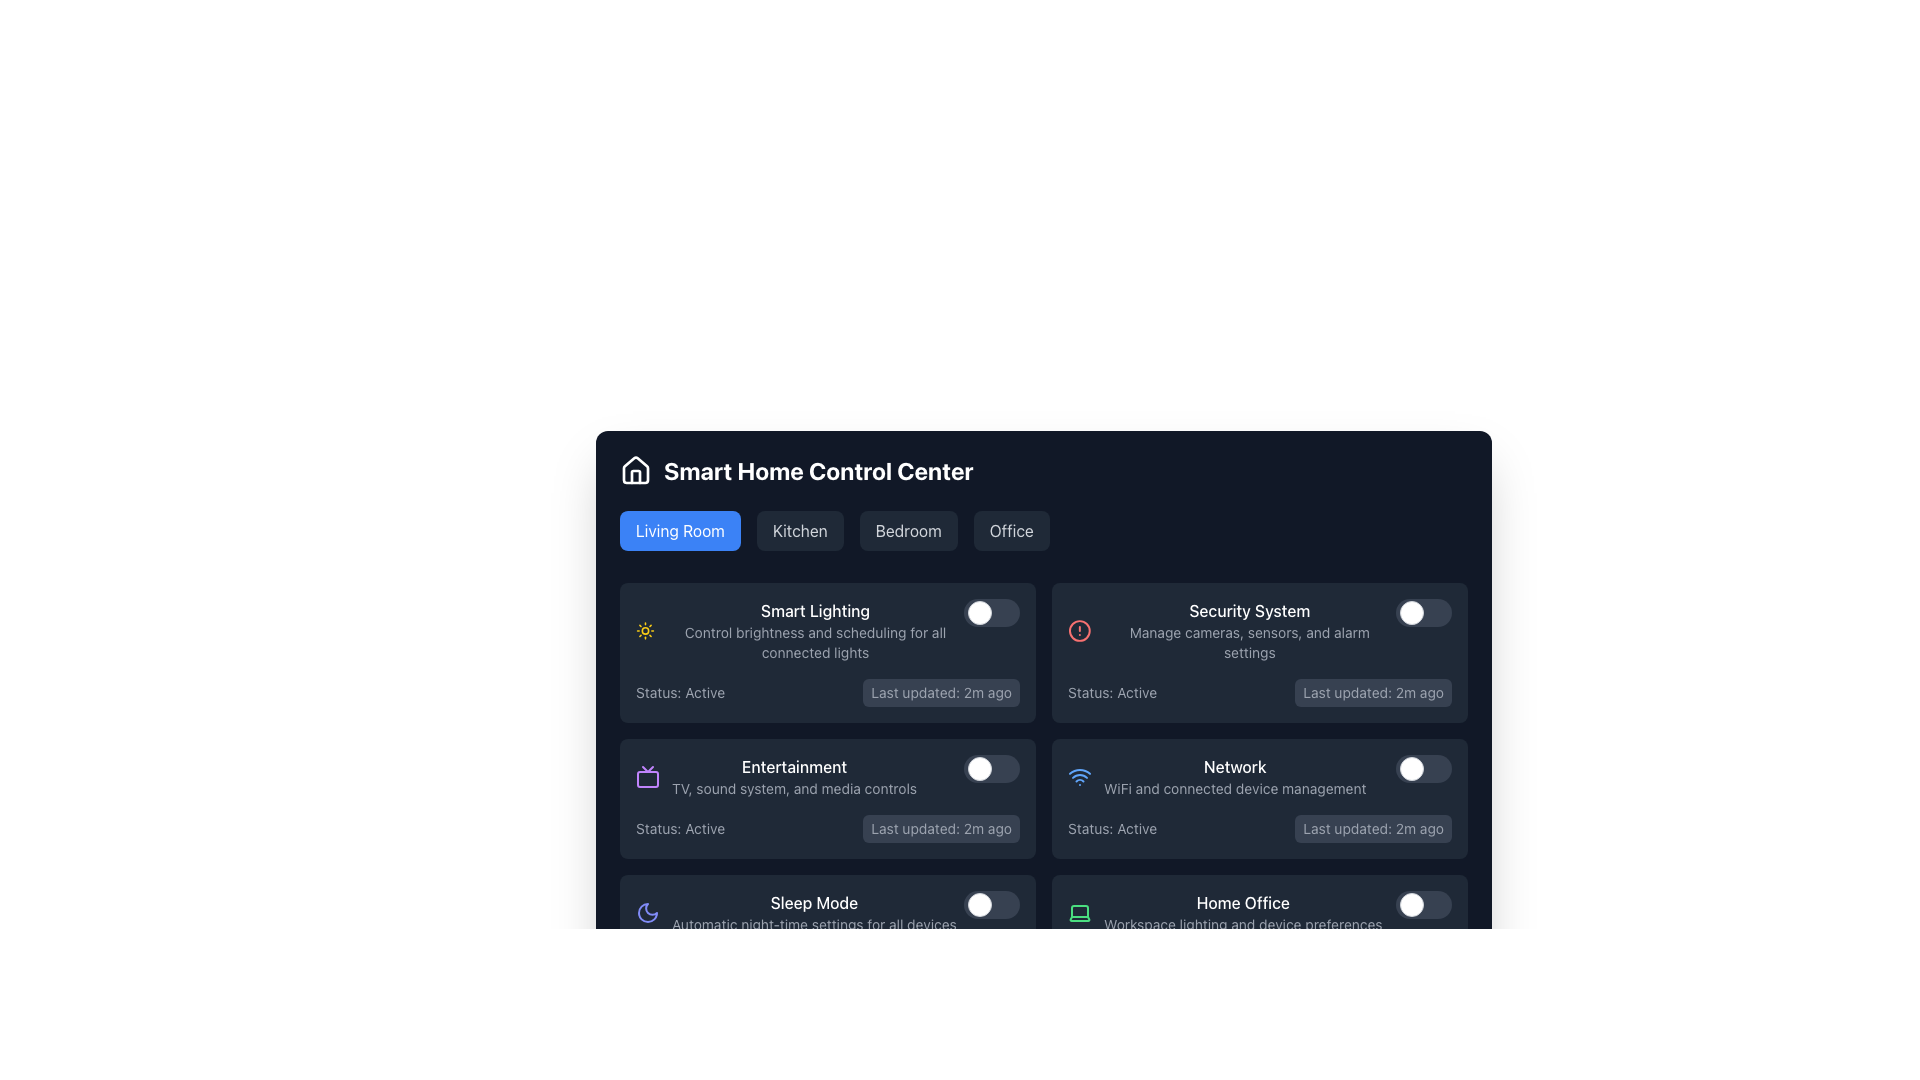 This screenshot has width=1920, height=1080. Describe the element at coordinates (828, 934) in the screenshot. I see `the 'Sleep Mode' card located in the bottom-left position of the grid layout` at that location.